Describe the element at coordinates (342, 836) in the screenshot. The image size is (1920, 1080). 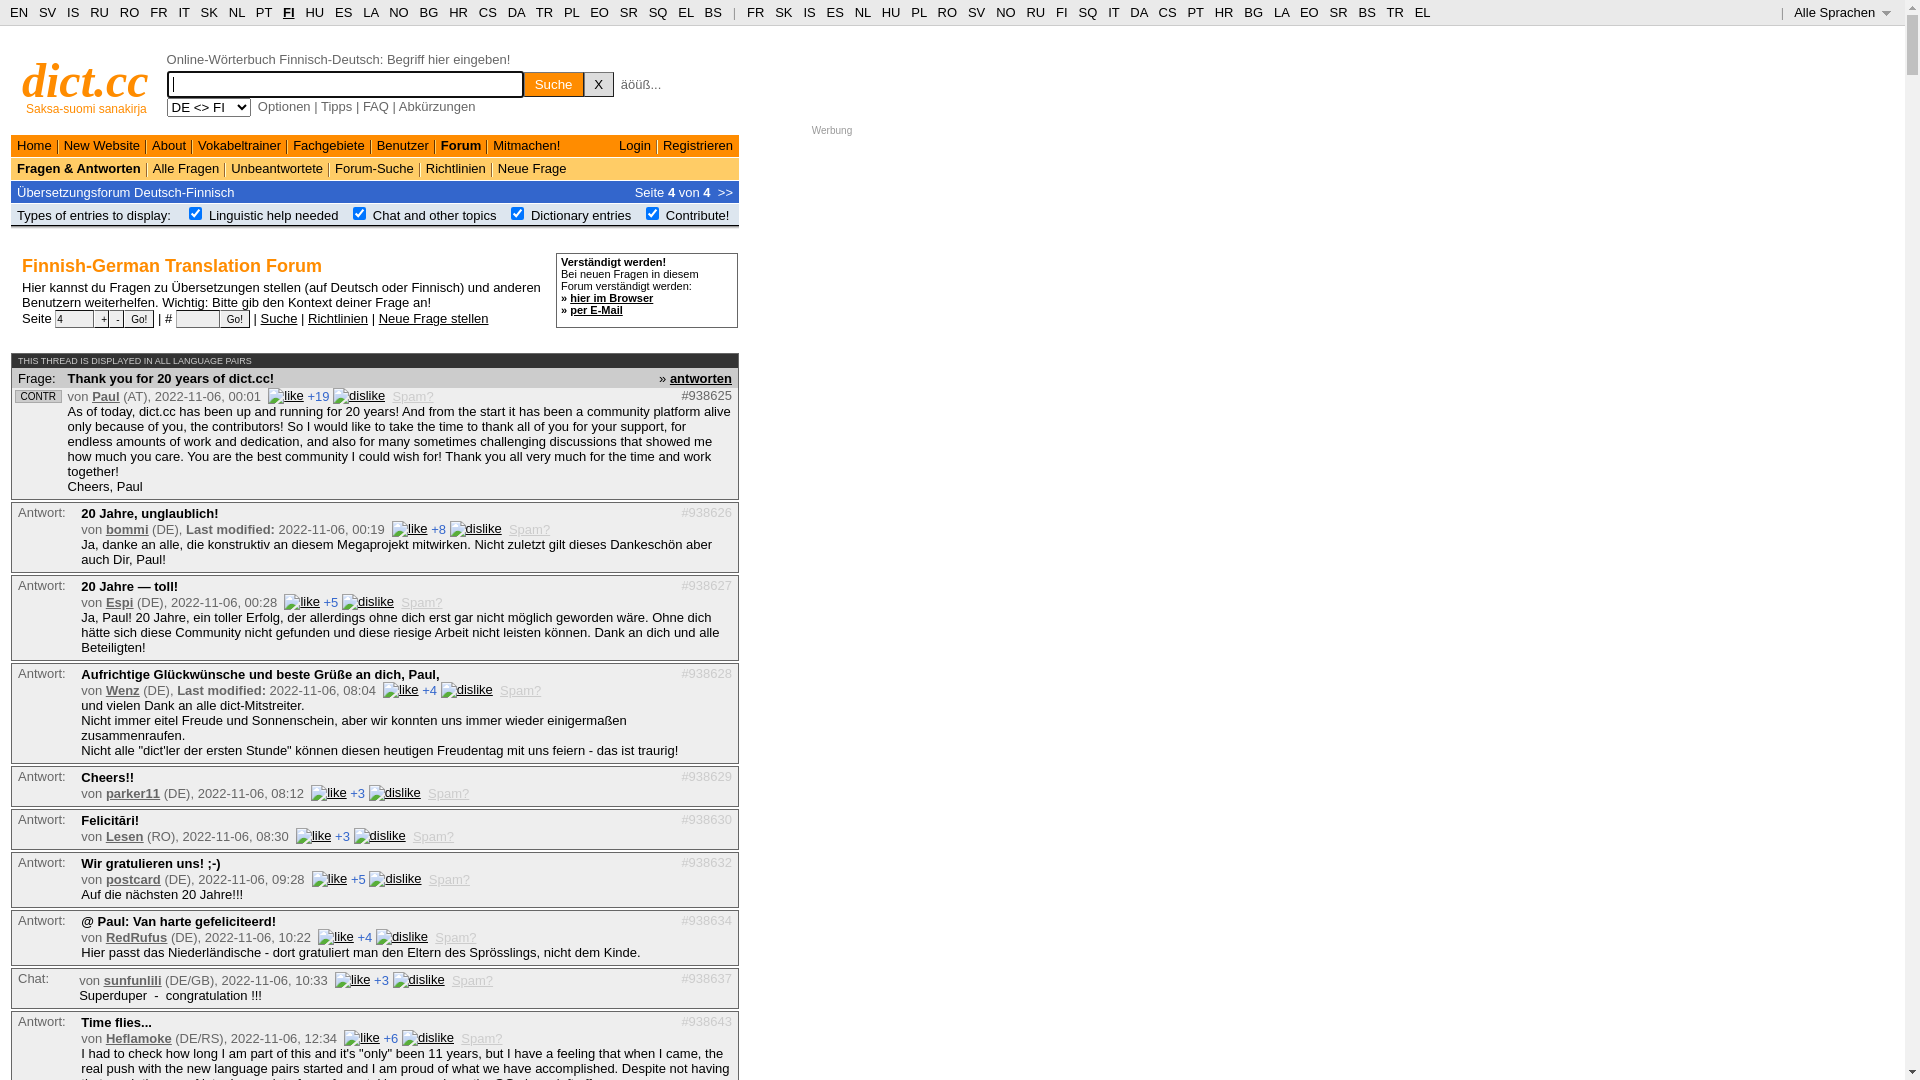
I see `'+3'` at that location.